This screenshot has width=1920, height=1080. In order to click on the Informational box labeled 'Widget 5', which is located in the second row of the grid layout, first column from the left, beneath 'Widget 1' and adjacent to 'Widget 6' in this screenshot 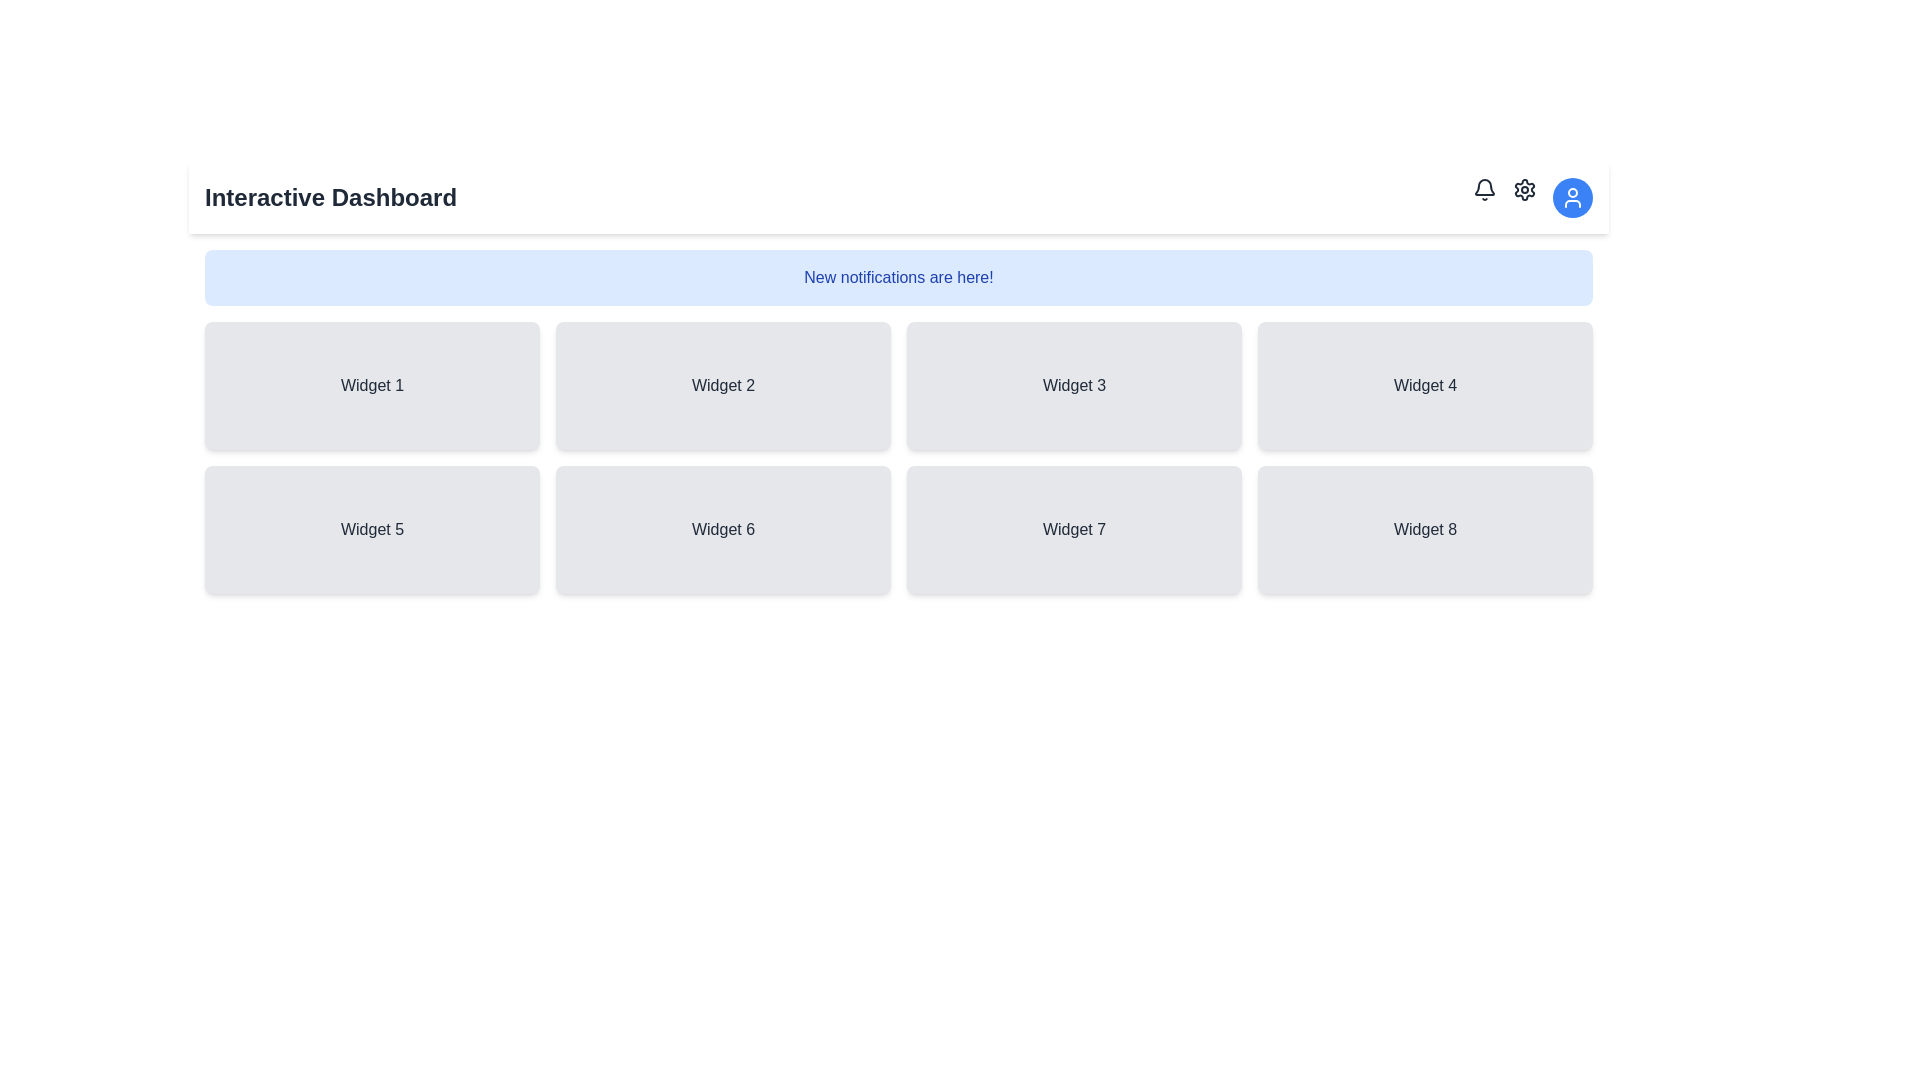, I will do `click(372, 528)`.